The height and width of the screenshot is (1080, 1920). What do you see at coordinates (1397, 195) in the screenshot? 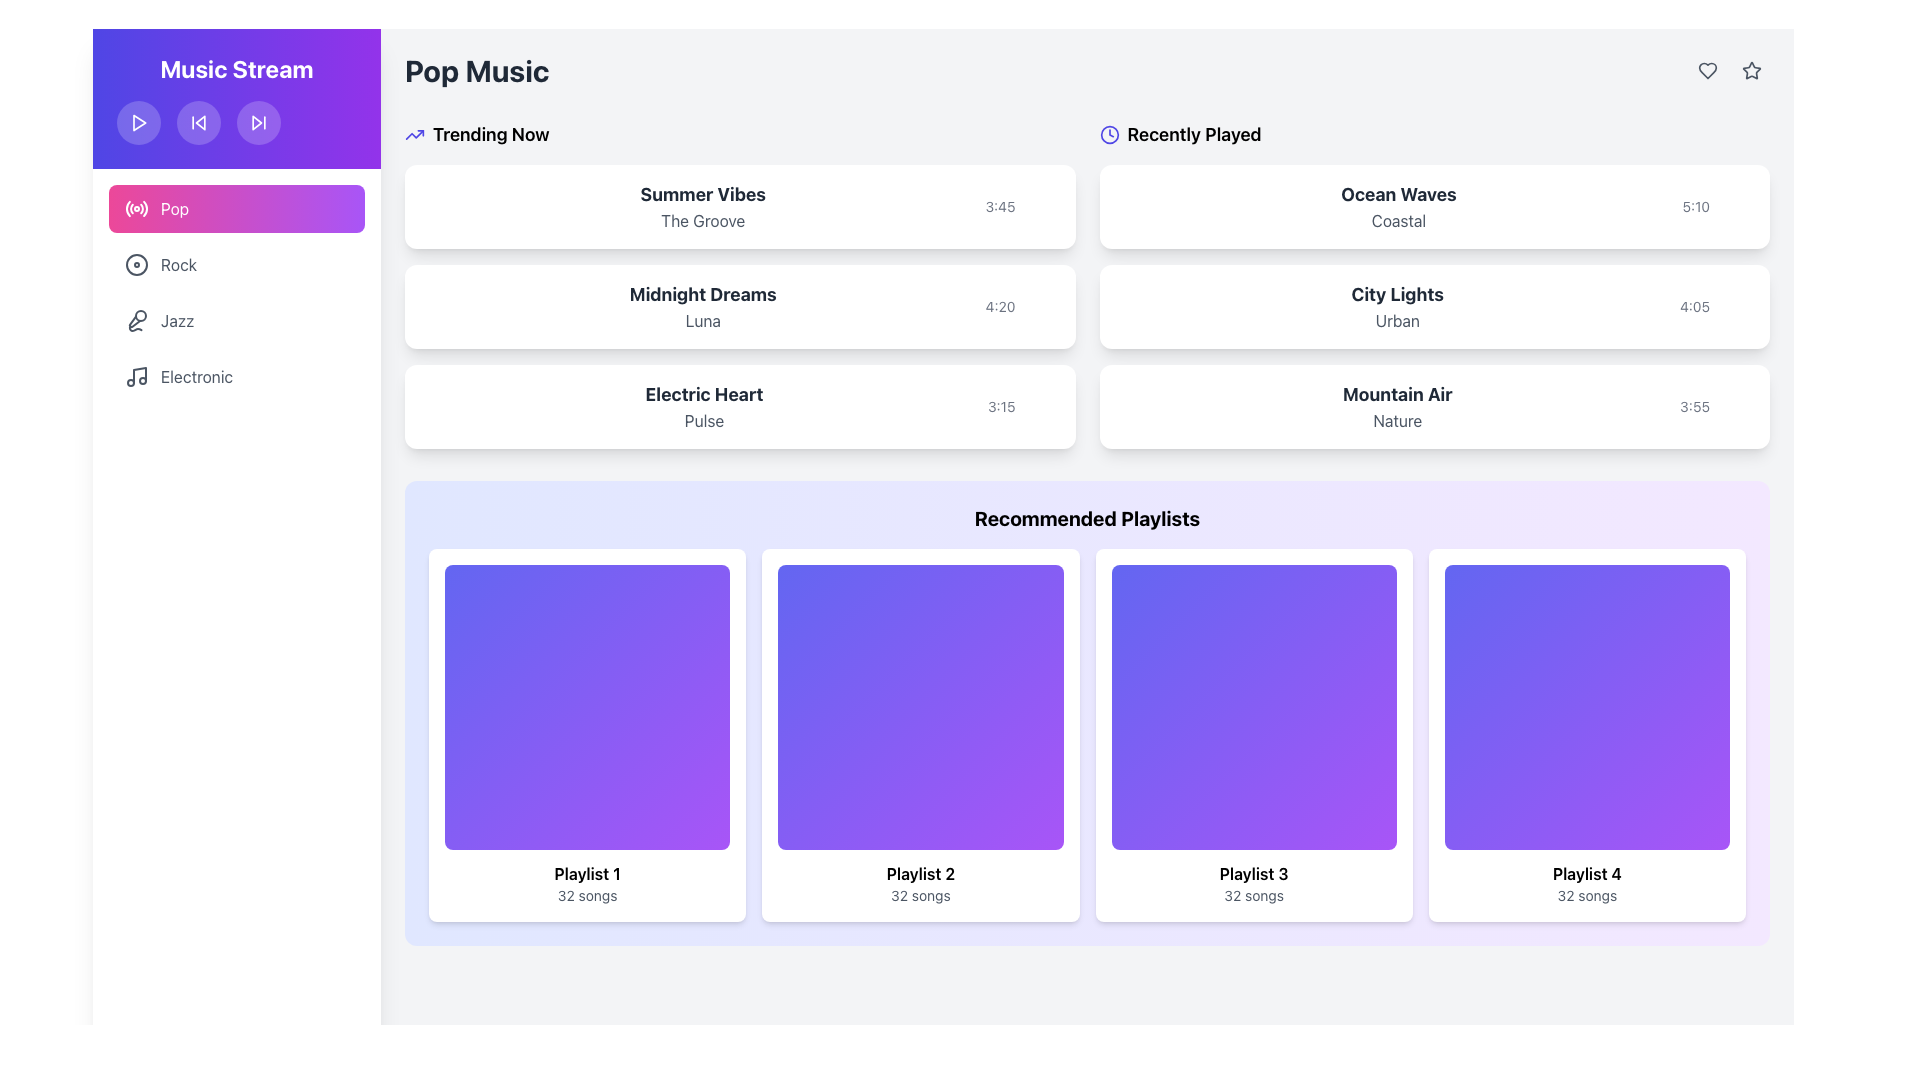
I see `the 'Ocean Waves' text label in the 'Recently Played' section, which is styled in bold, large font and is prominently displayed in grayish-black color` at bounding box center [1397, 195].